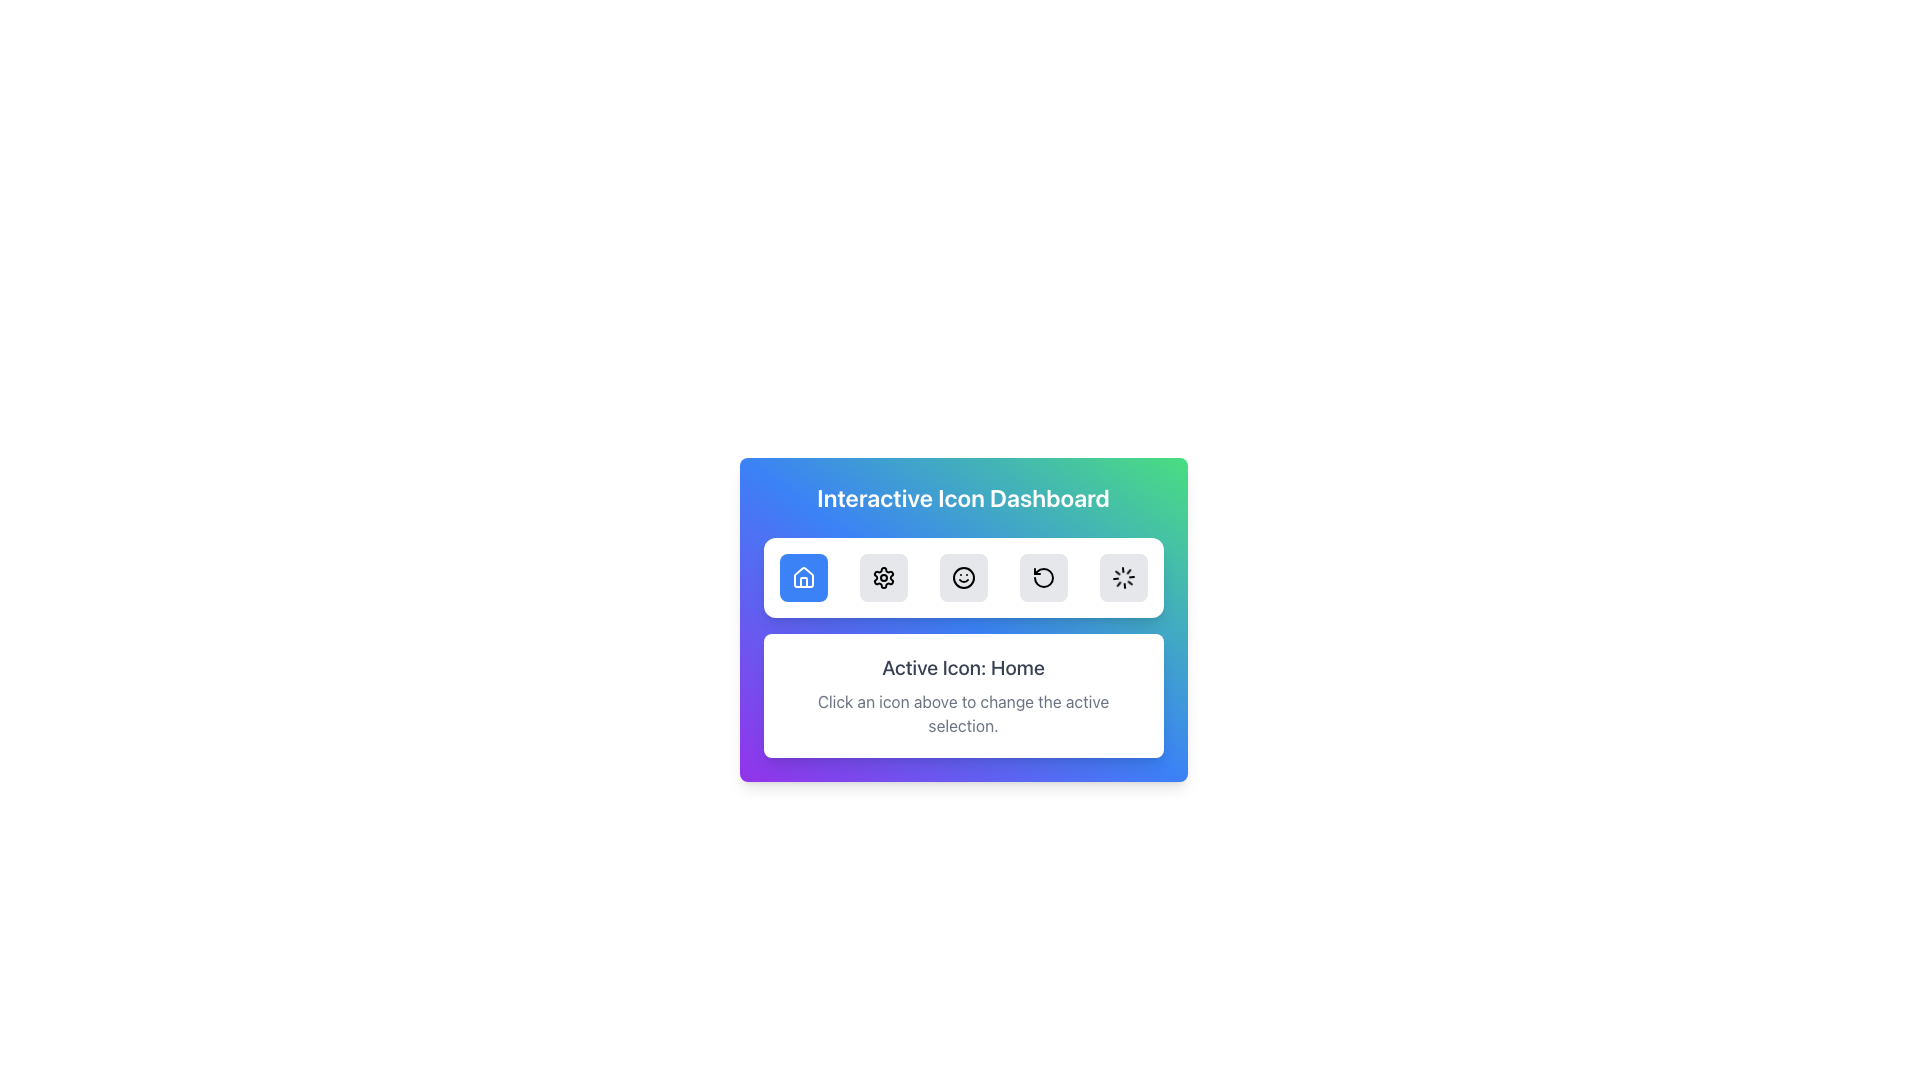  I want to click on the main body of the house icon located at the leftmost position within a row of five icons in the dashboard, so click(803, 577).